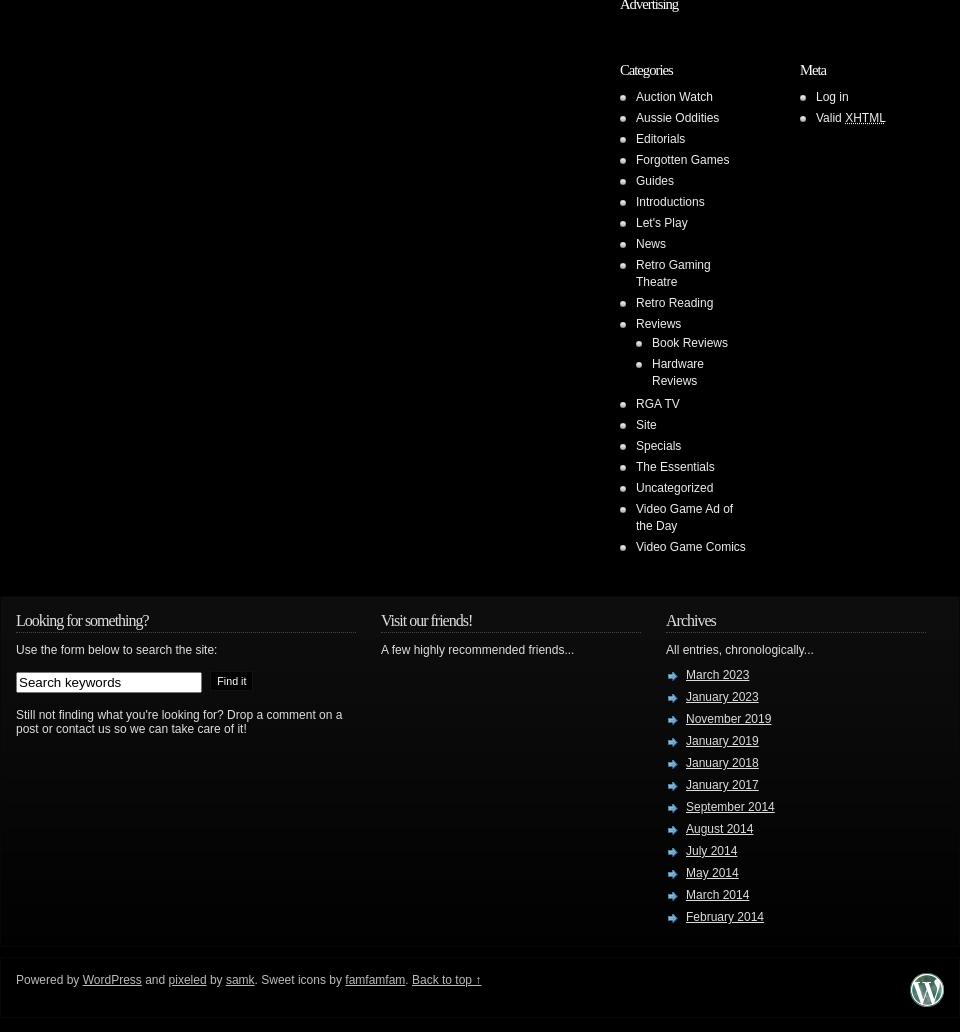  I want to click on 'Retro Gaming Theatre', so click(672, 273).